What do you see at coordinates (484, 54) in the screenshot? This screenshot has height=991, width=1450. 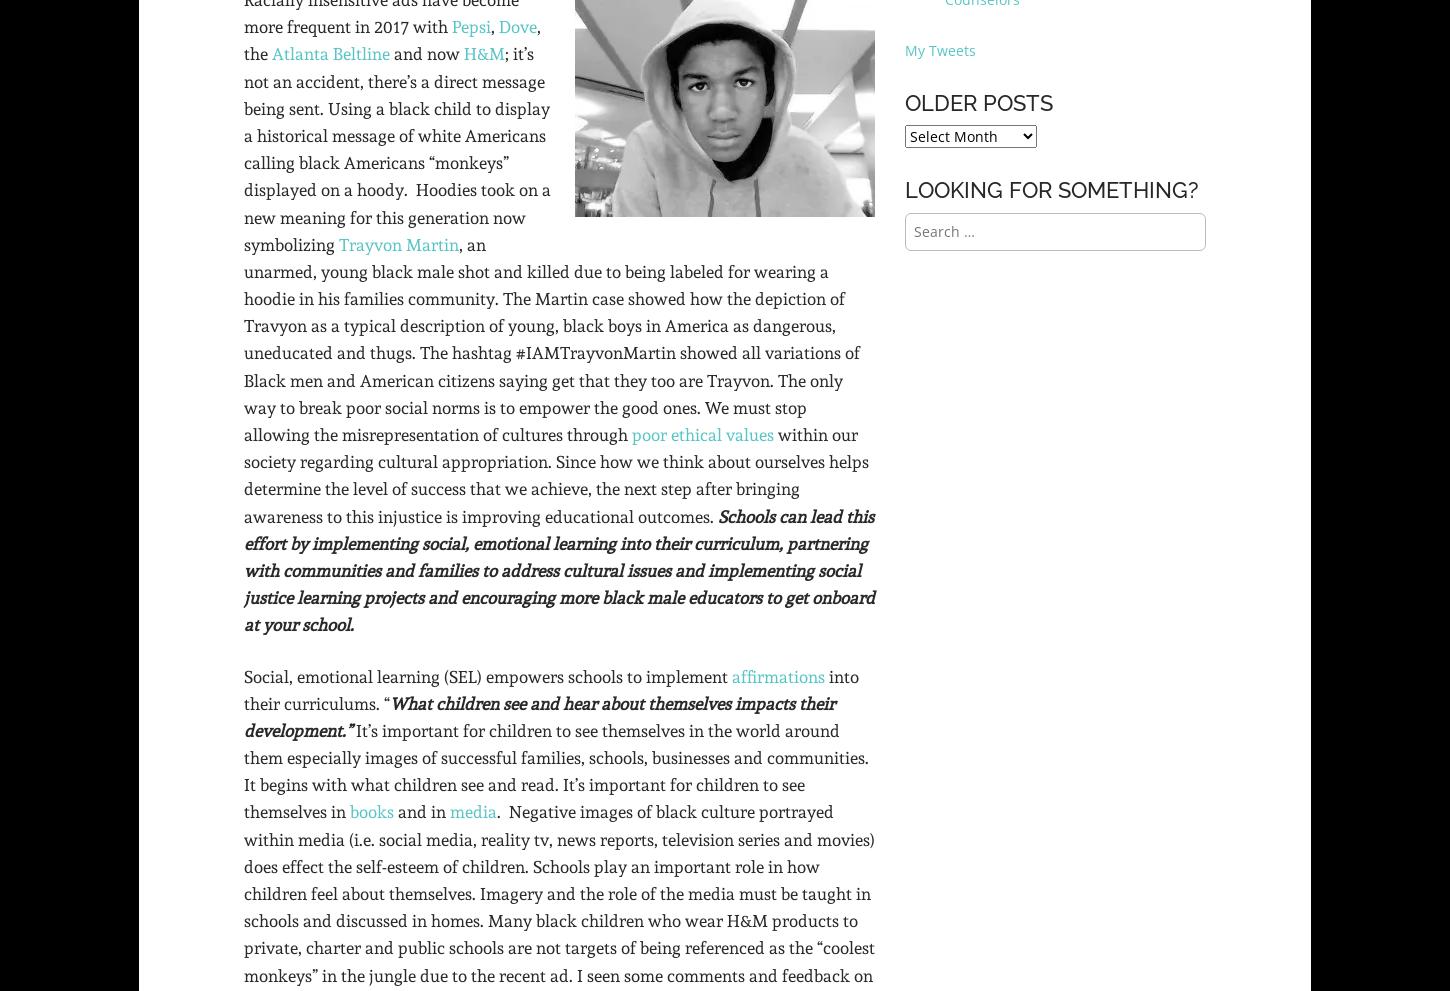 I see `'H&M'` at bounding box center [484, 54].